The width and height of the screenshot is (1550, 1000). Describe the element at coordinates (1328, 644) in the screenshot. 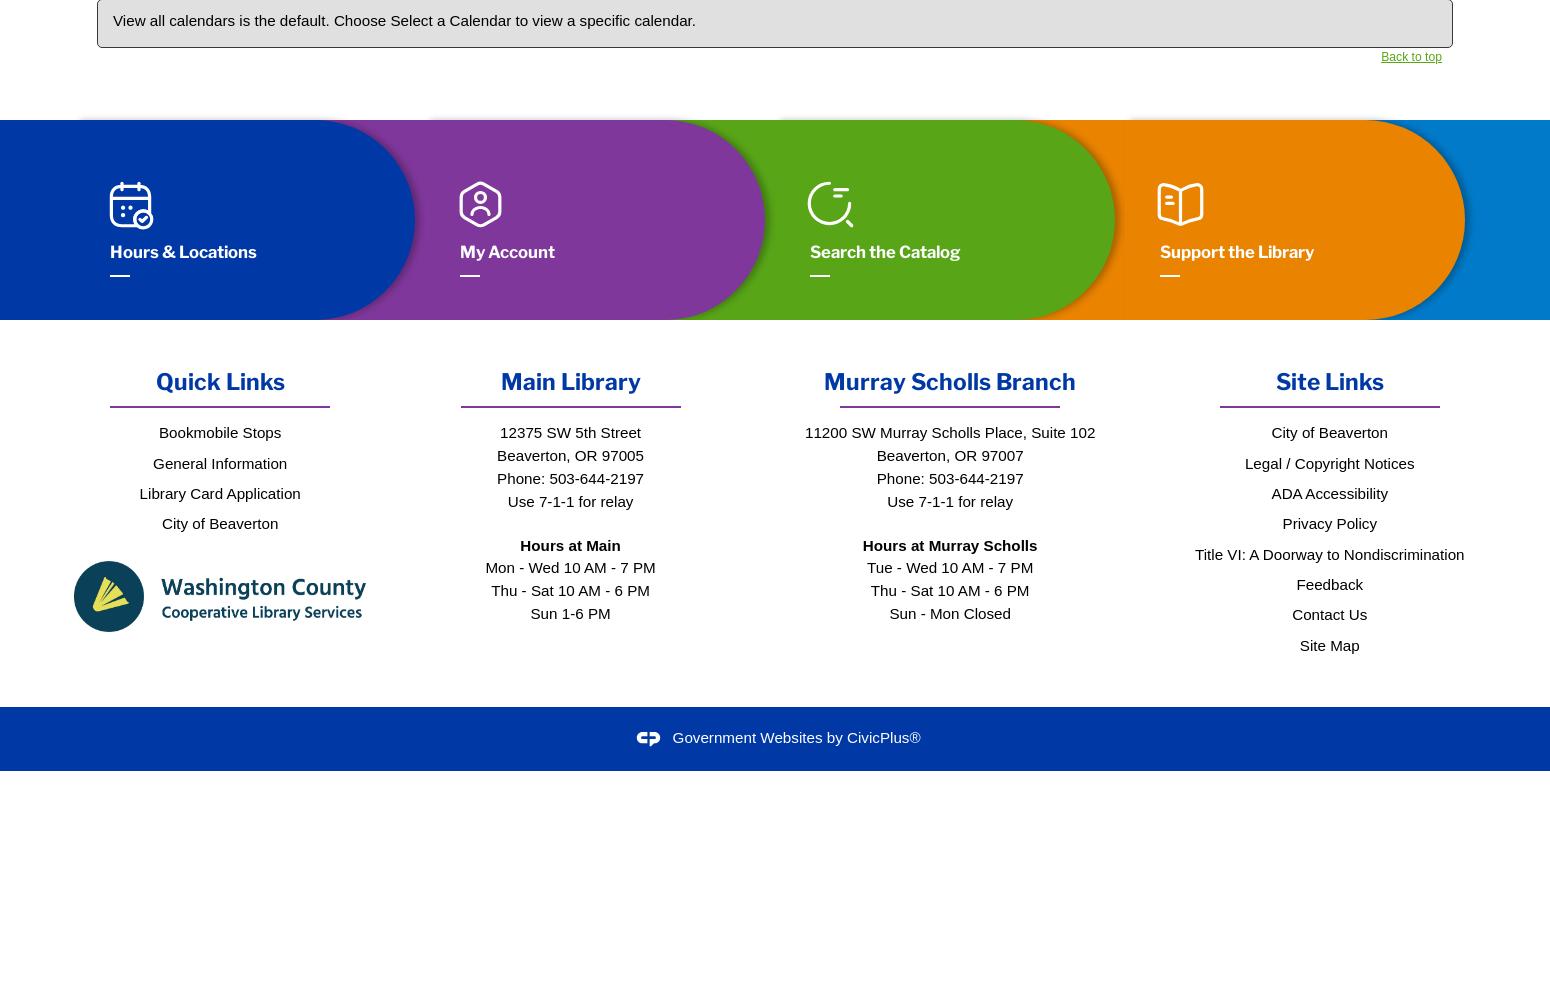

I see `'Site Map'` at that location.